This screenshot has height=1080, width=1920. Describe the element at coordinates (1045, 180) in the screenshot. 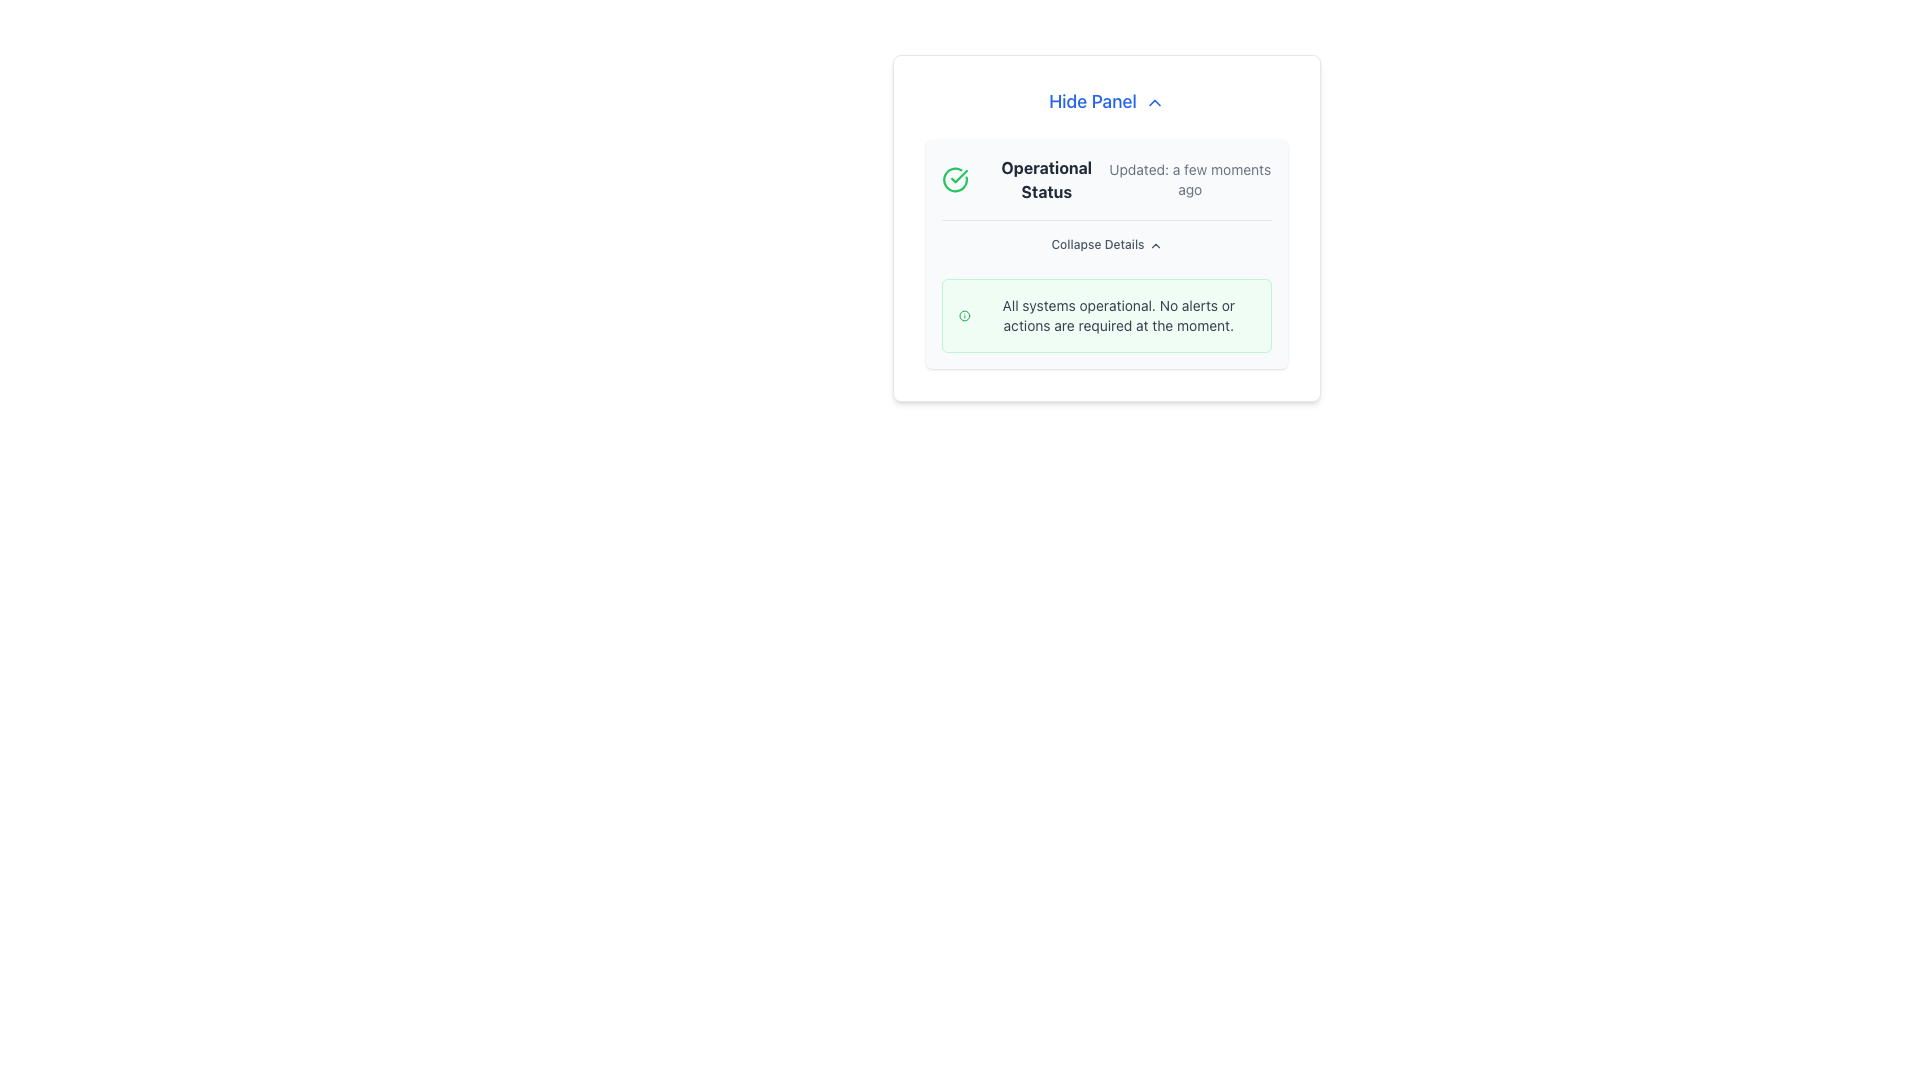

I see `the 'Operational Status' text label, which is a bold, dark gray text component aligned centrally and positioned next to a green checkmark icon in the top-left portion of the system status section` at that location.